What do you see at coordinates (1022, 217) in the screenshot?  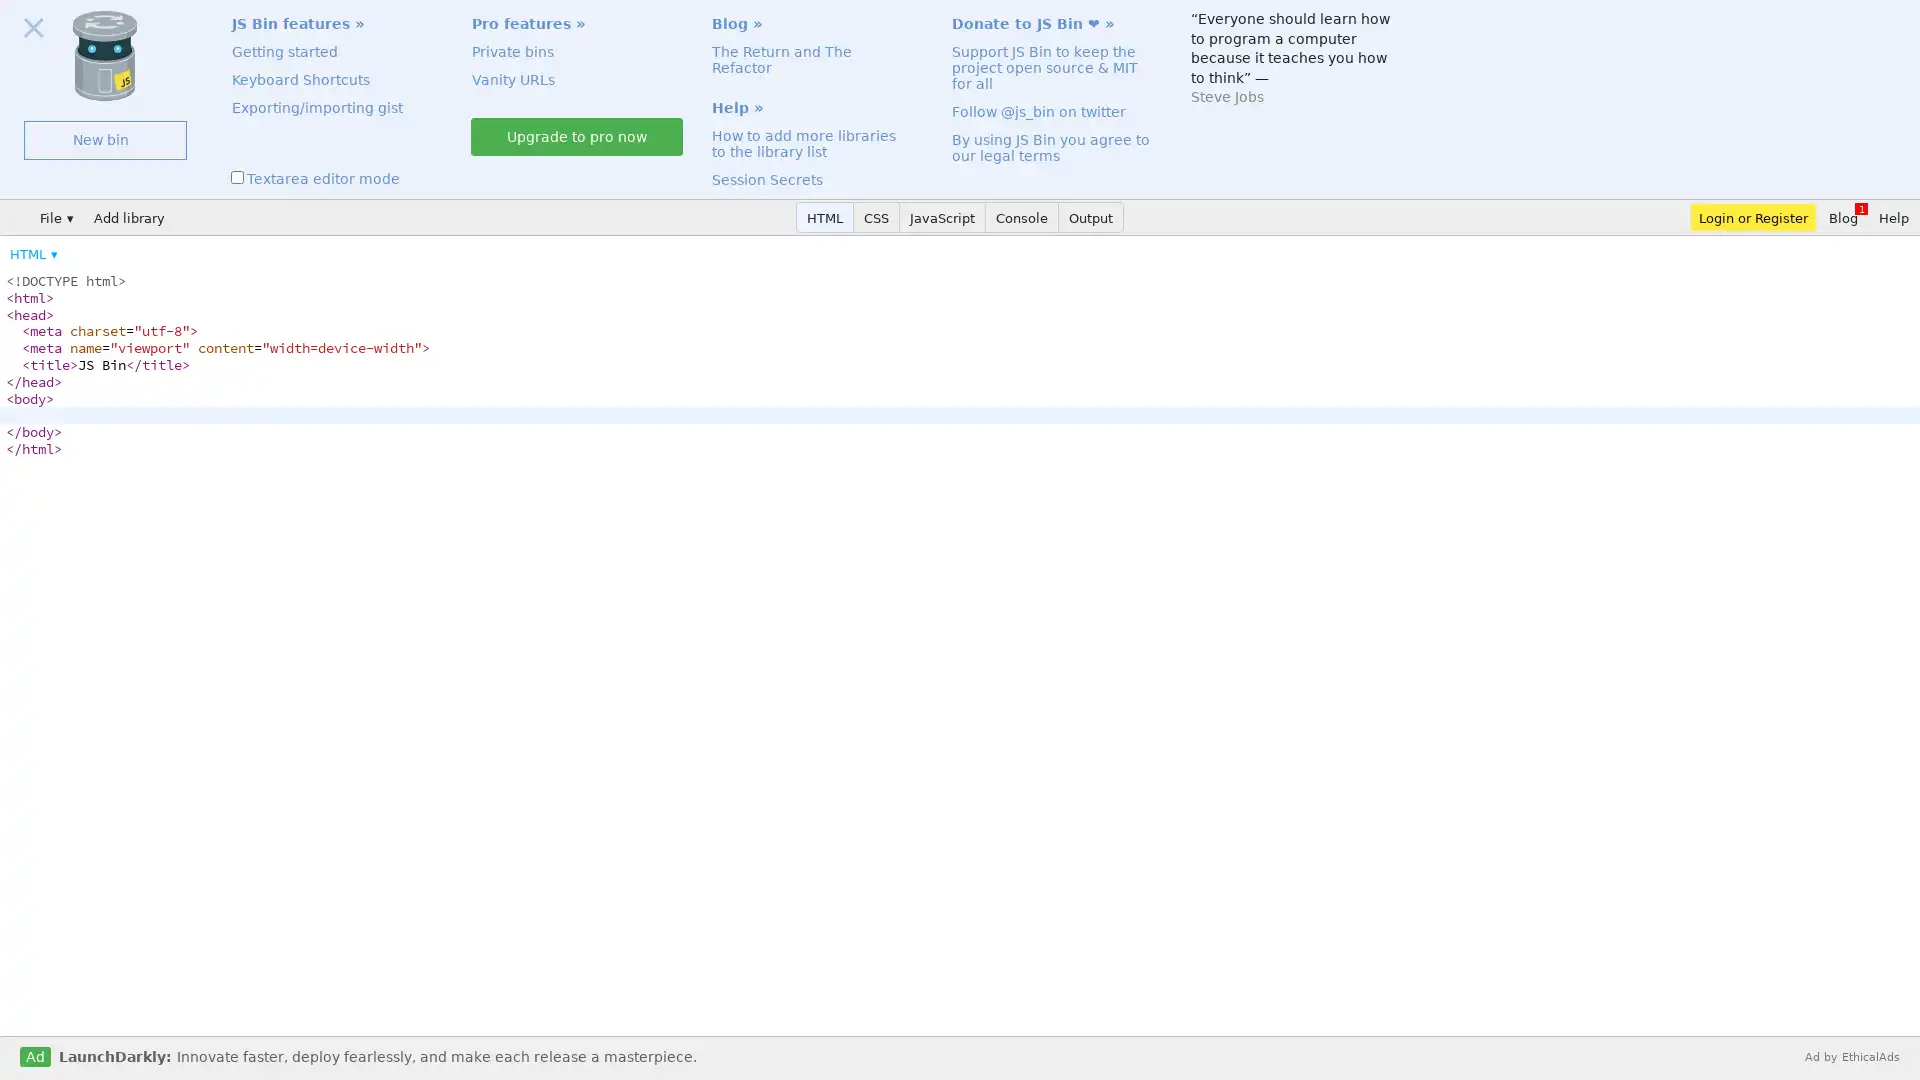 I see `Console Panel: Inactive` at bounding box center [1022, 217].